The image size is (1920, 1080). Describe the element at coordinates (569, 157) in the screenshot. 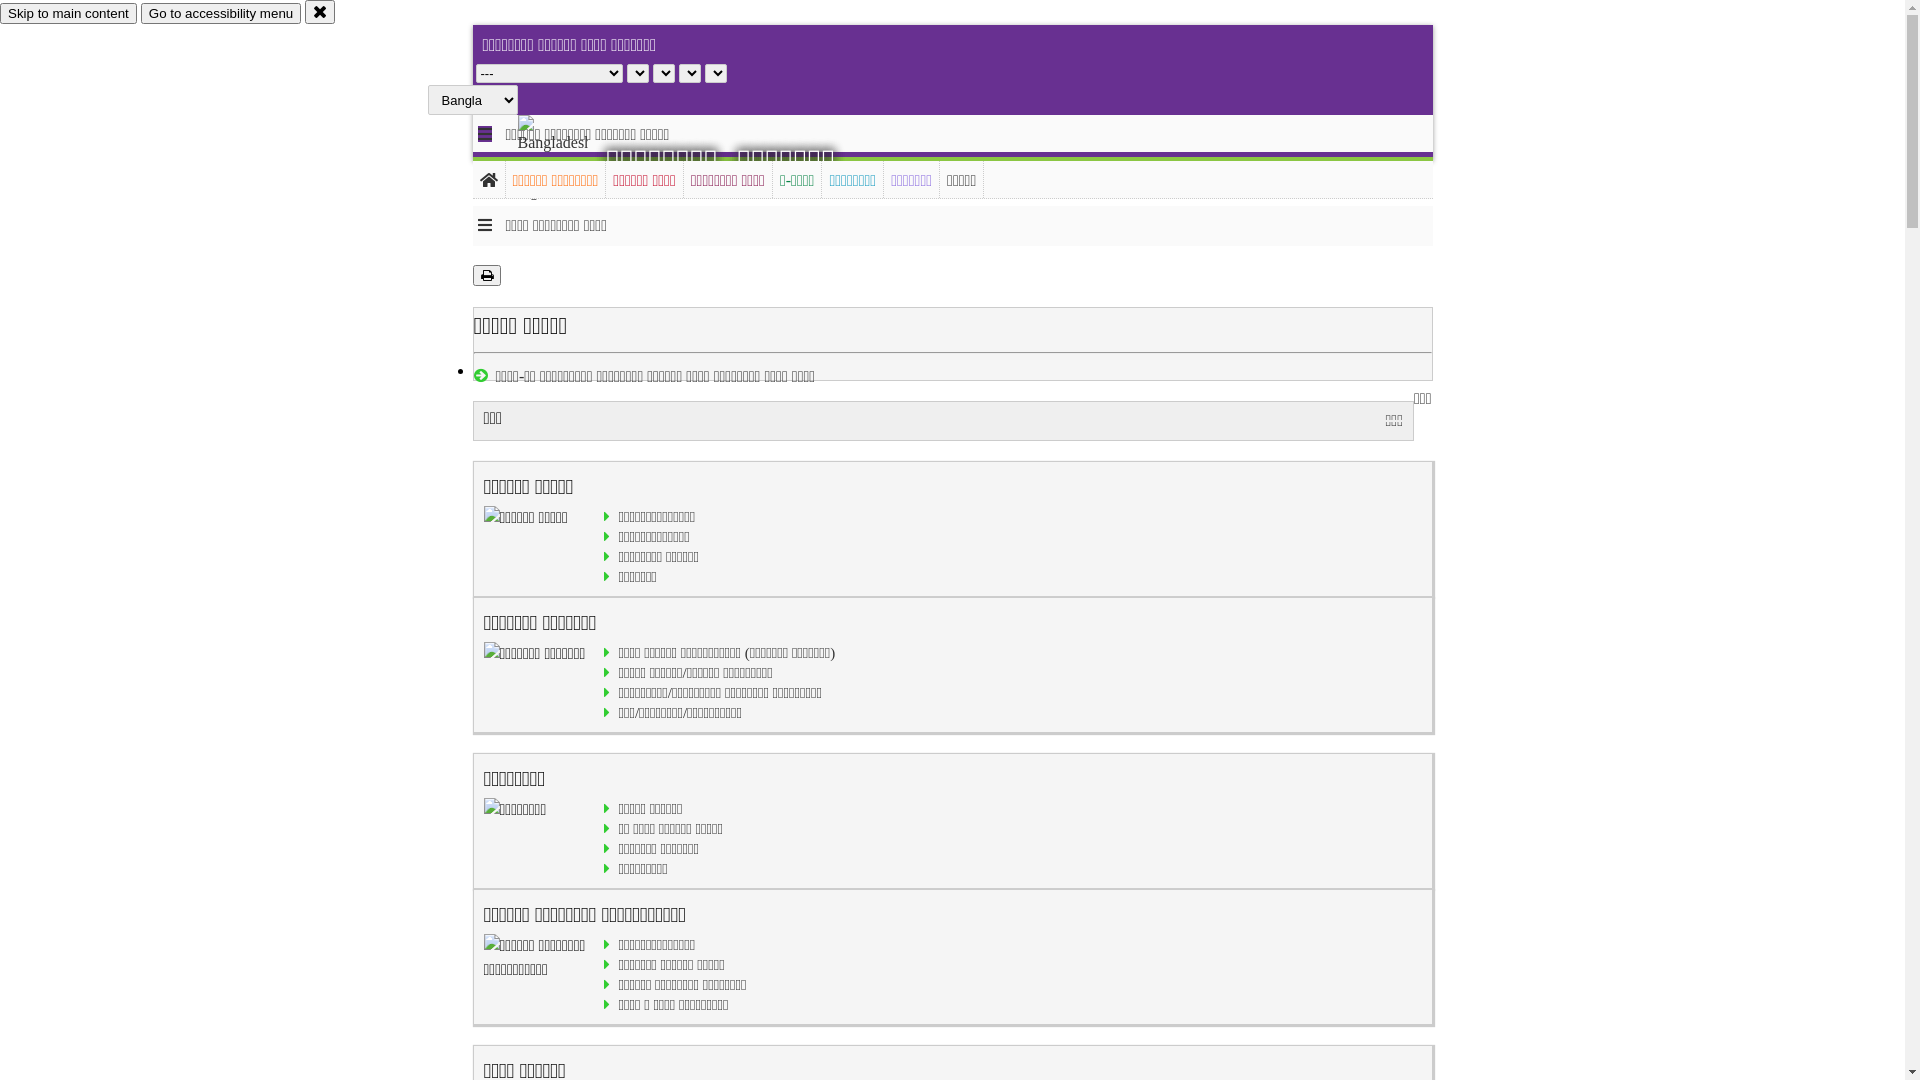

I see `'` at that location.